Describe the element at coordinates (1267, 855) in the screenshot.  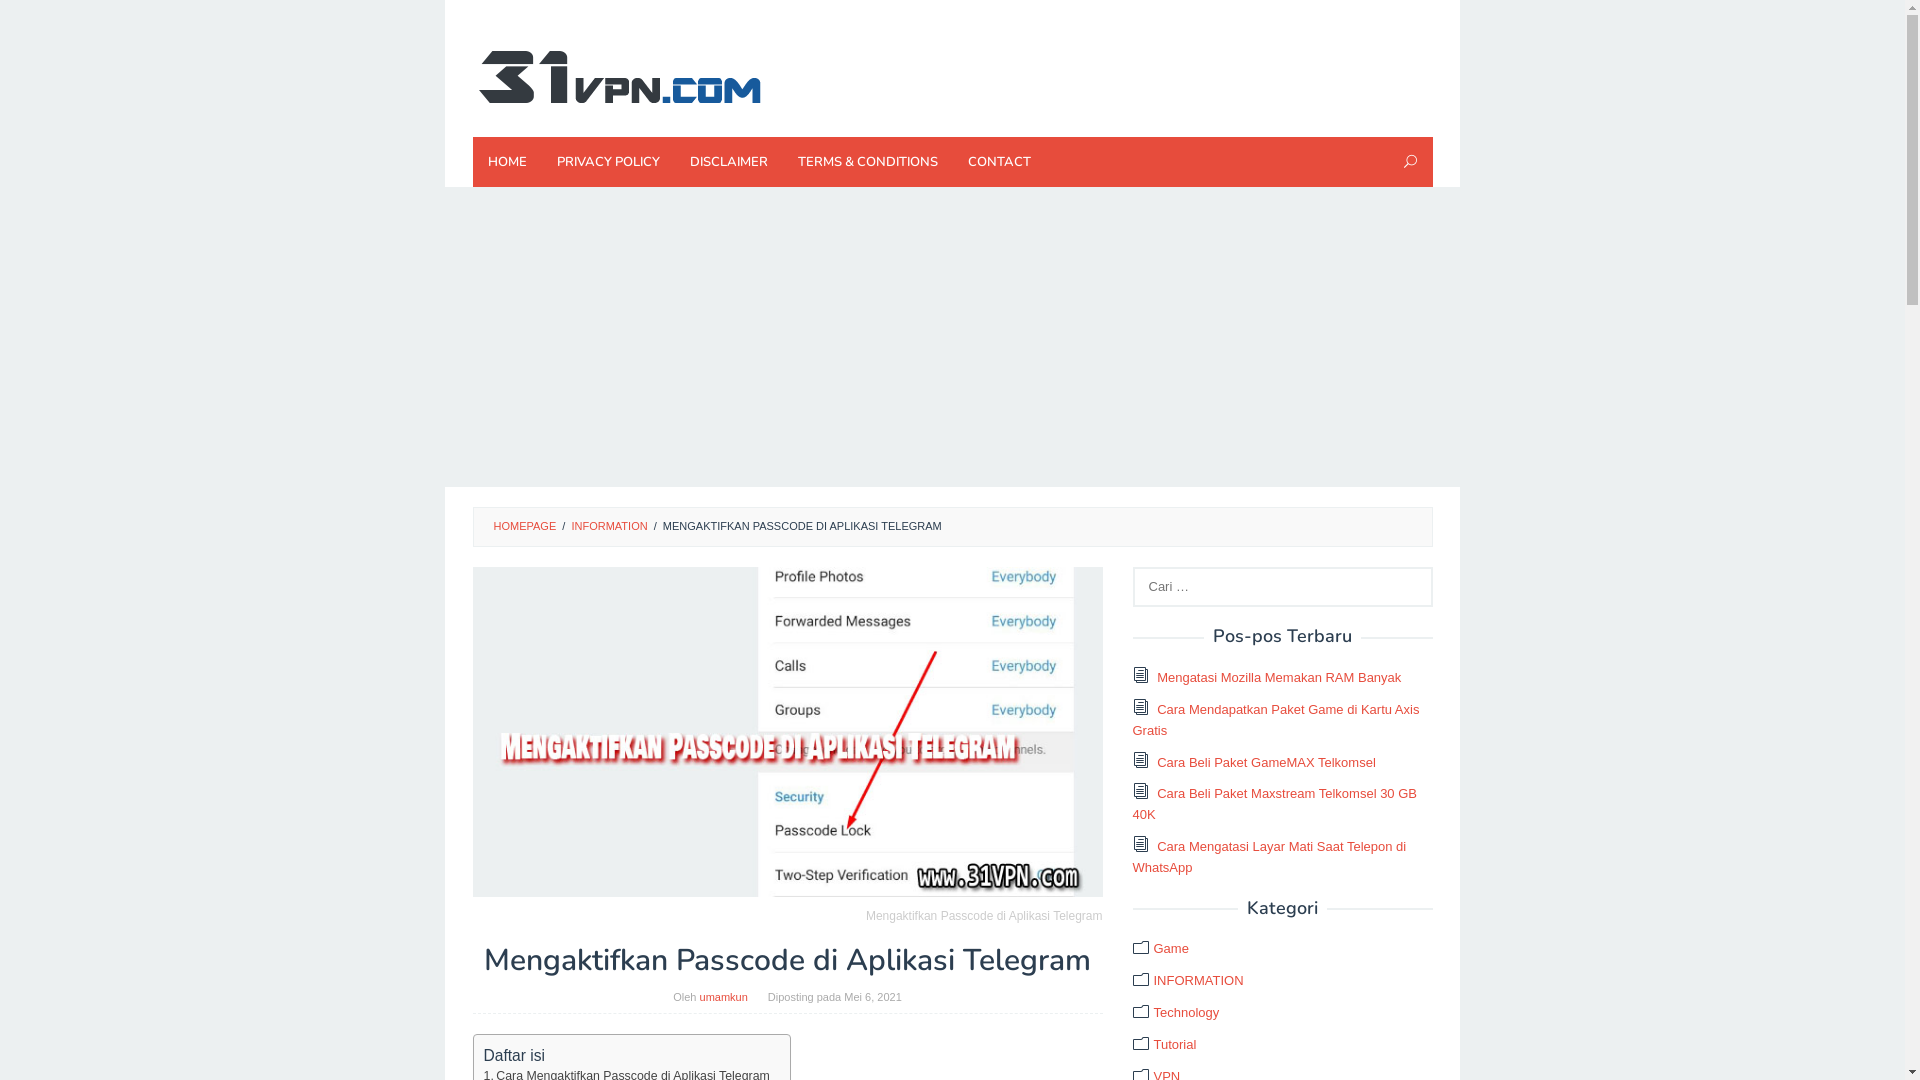
I see `'Cara Mengatasi Layar Mati Saat Telepon di WhatsApp'` at that location.